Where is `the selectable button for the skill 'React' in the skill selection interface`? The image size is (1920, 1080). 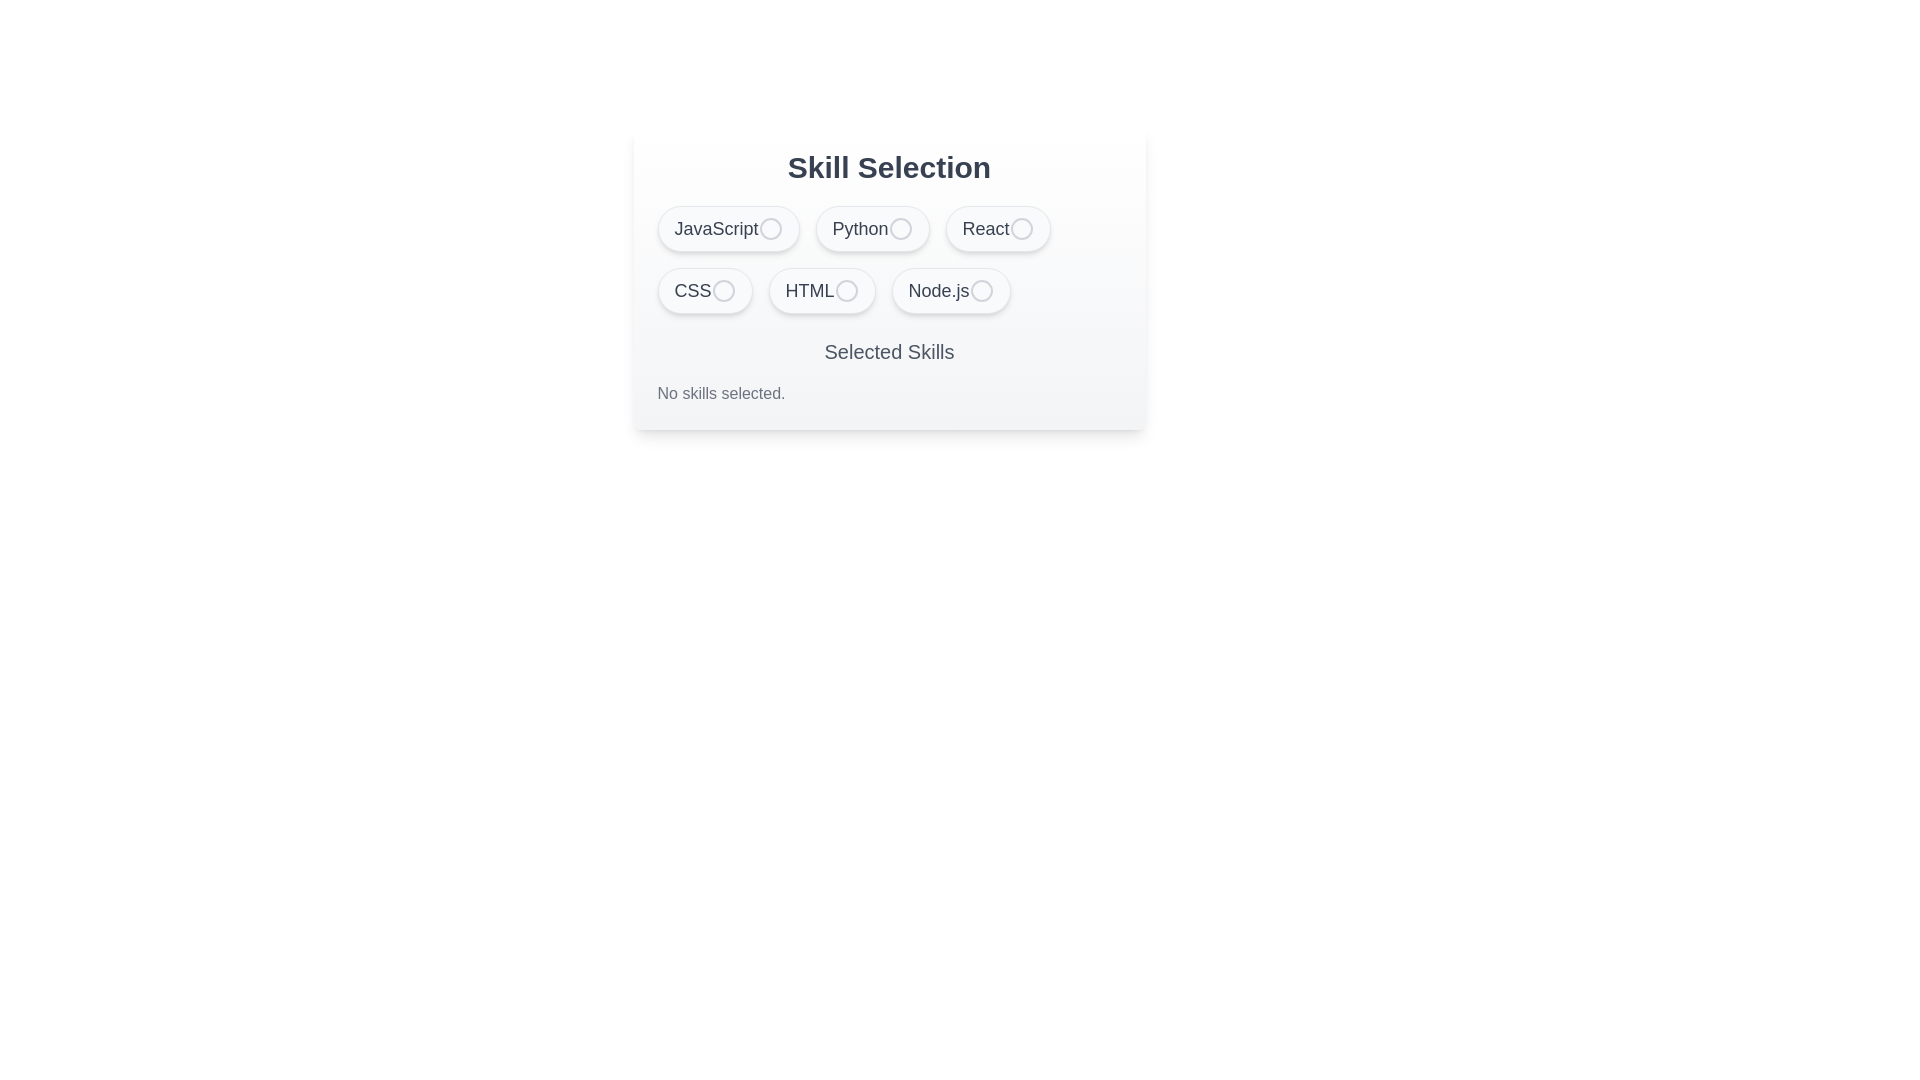
the selectable button for the skill 'React' in the skill selection interface is located at coordinates (998, 227).